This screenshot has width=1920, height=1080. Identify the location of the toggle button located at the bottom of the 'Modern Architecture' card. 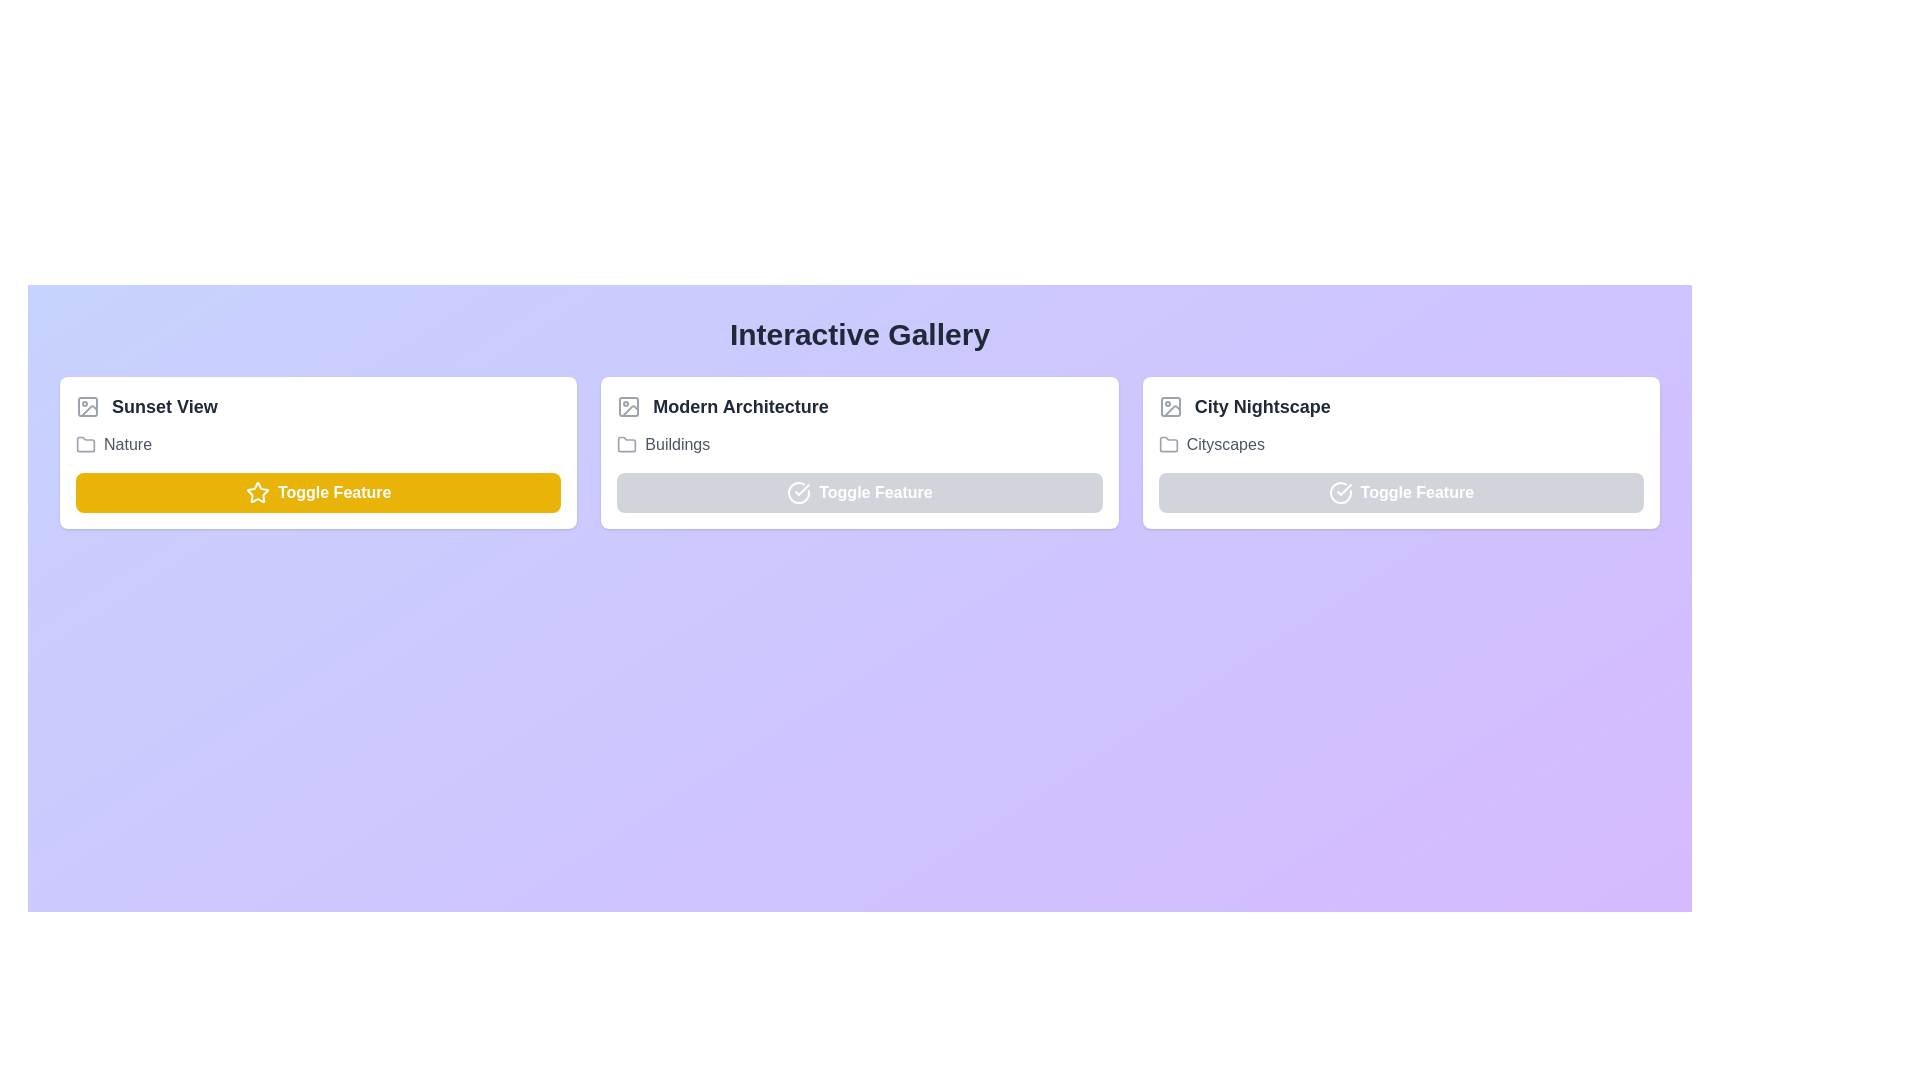
(859, 493).